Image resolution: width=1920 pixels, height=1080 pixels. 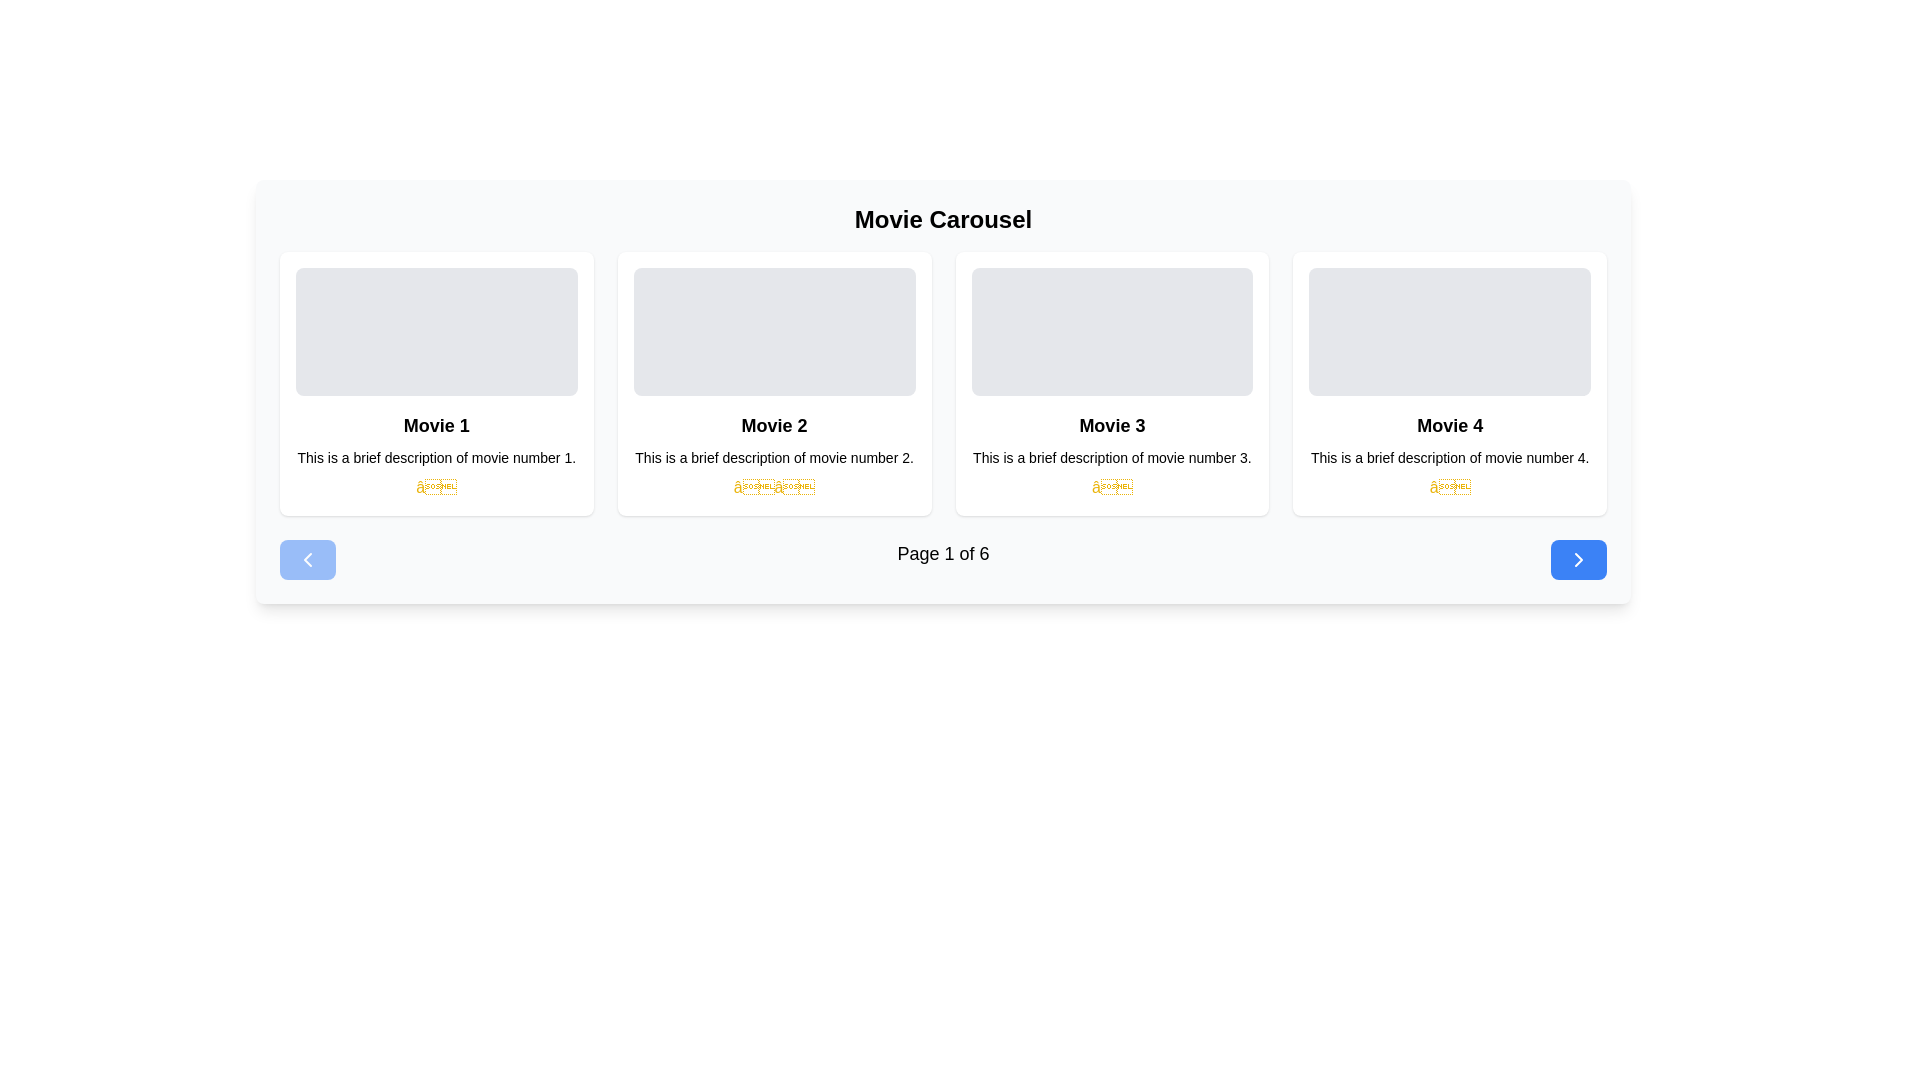 I want to click on the first informative card component displaying movie details, so click(x=435, y=384).